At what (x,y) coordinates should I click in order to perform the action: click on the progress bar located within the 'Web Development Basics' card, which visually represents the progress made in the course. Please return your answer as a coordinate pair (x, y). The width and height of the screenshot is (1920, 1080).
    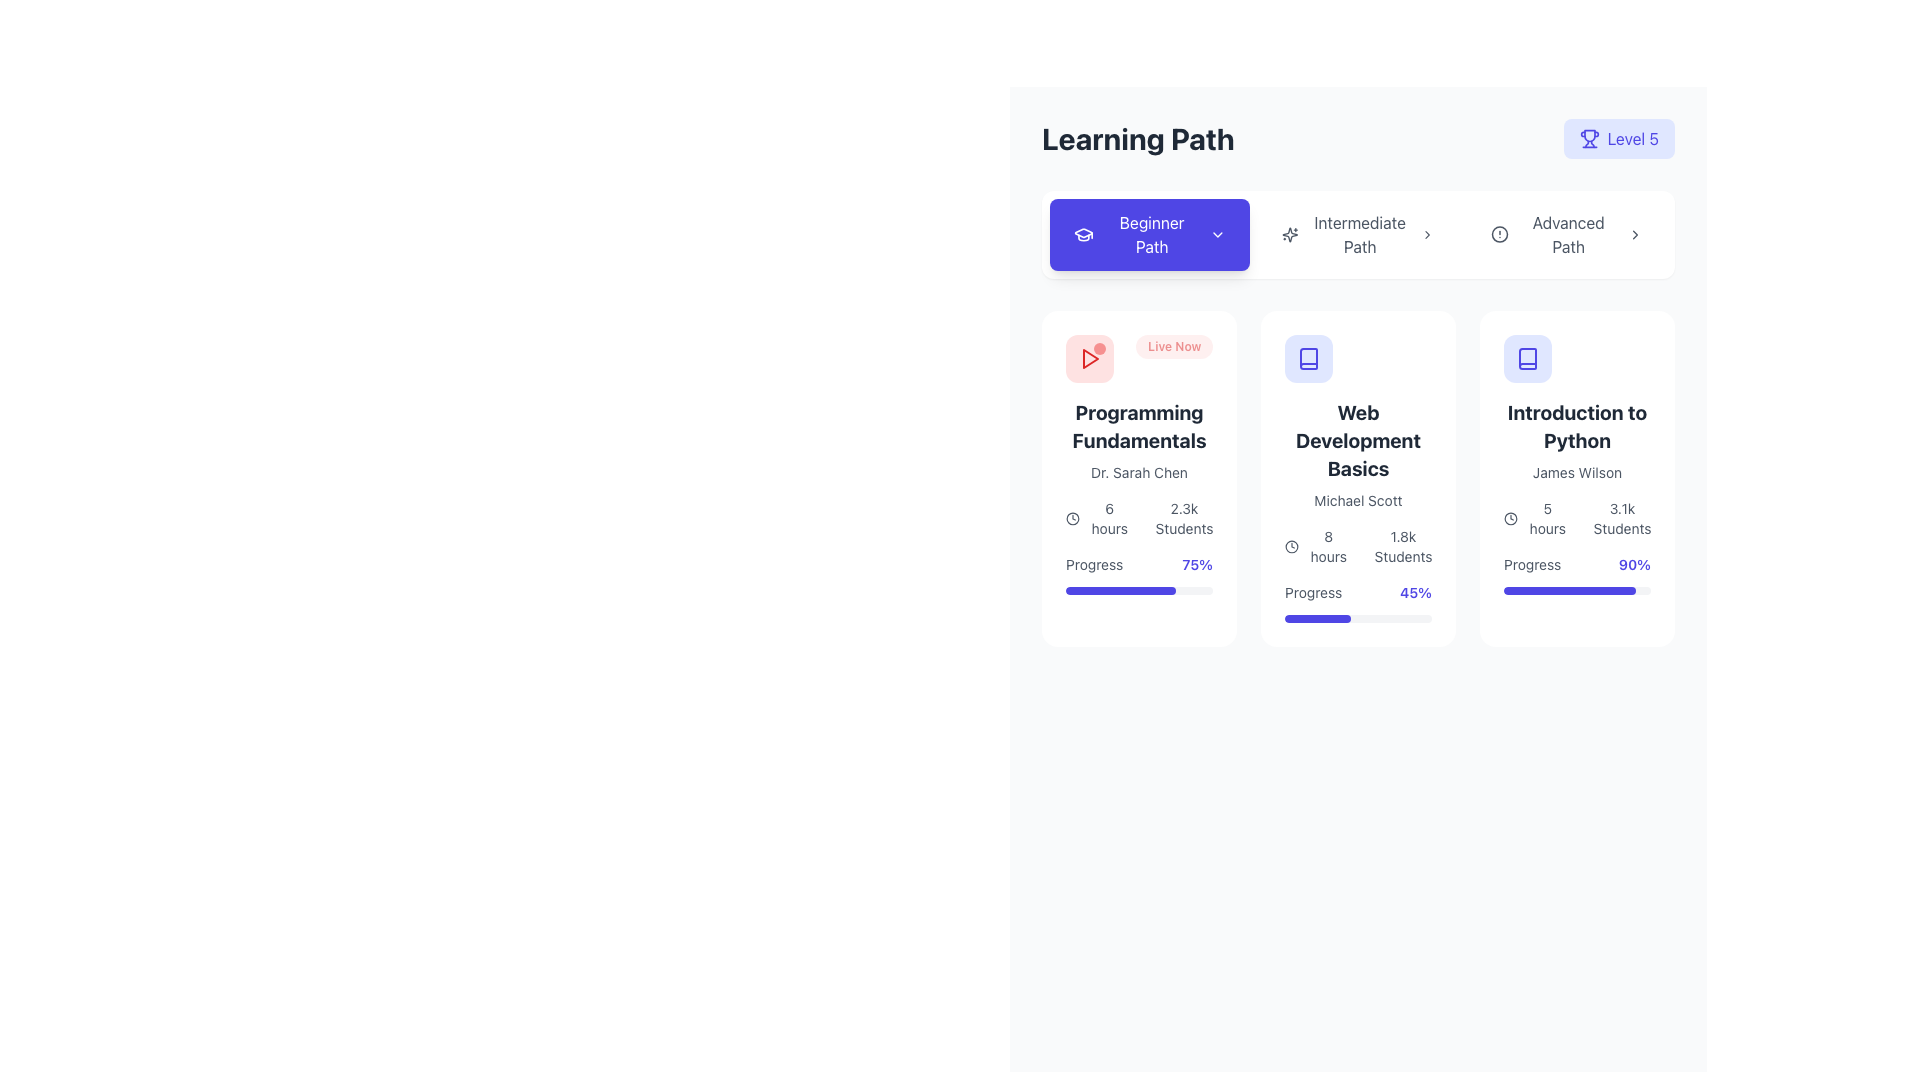
    Looking at the image, I should click on (1318, 617).